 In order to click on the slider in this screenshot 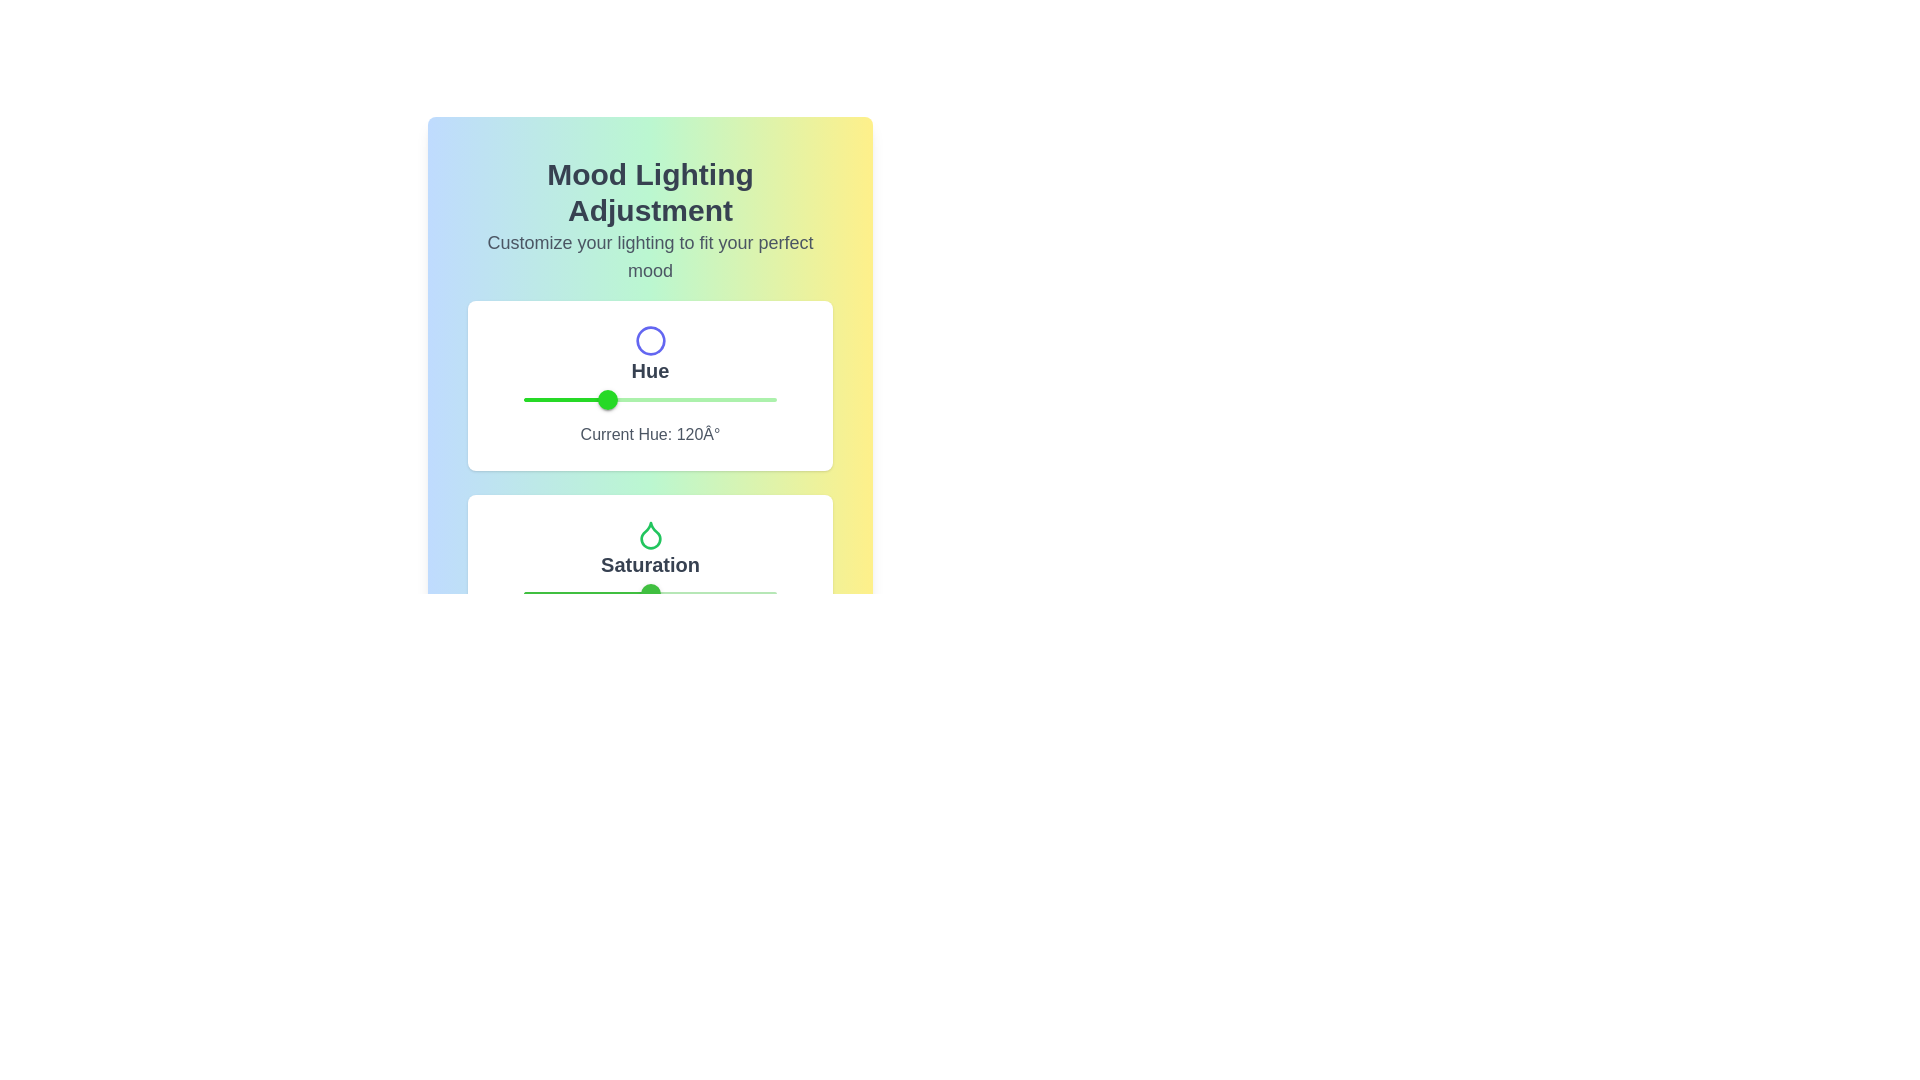, I will do `click(738, 593)`.